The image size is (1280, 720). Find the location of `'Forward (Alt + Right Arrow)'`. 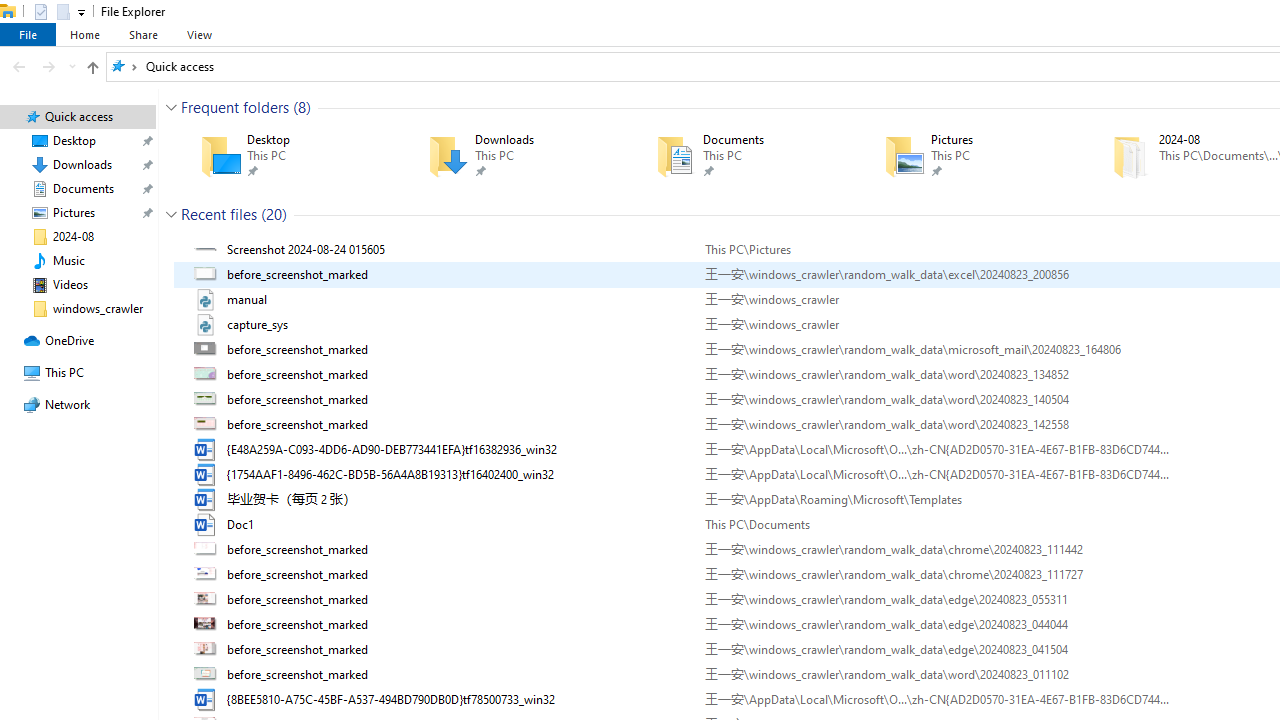

'Forward (Alt + Right Arrow)' is located at coordinates (49, 65).